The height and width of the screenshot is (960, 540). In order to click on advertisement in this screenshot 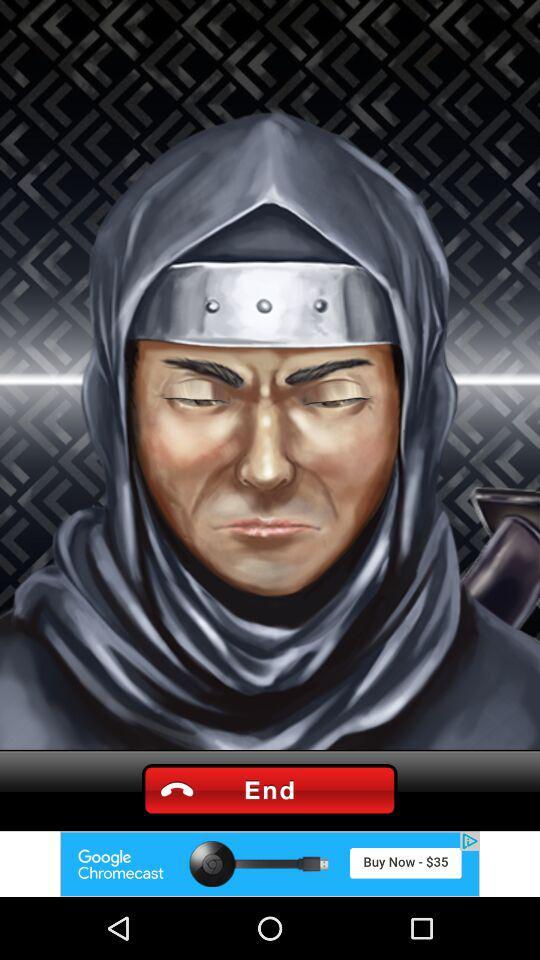, I will do `click(270, 863)`.